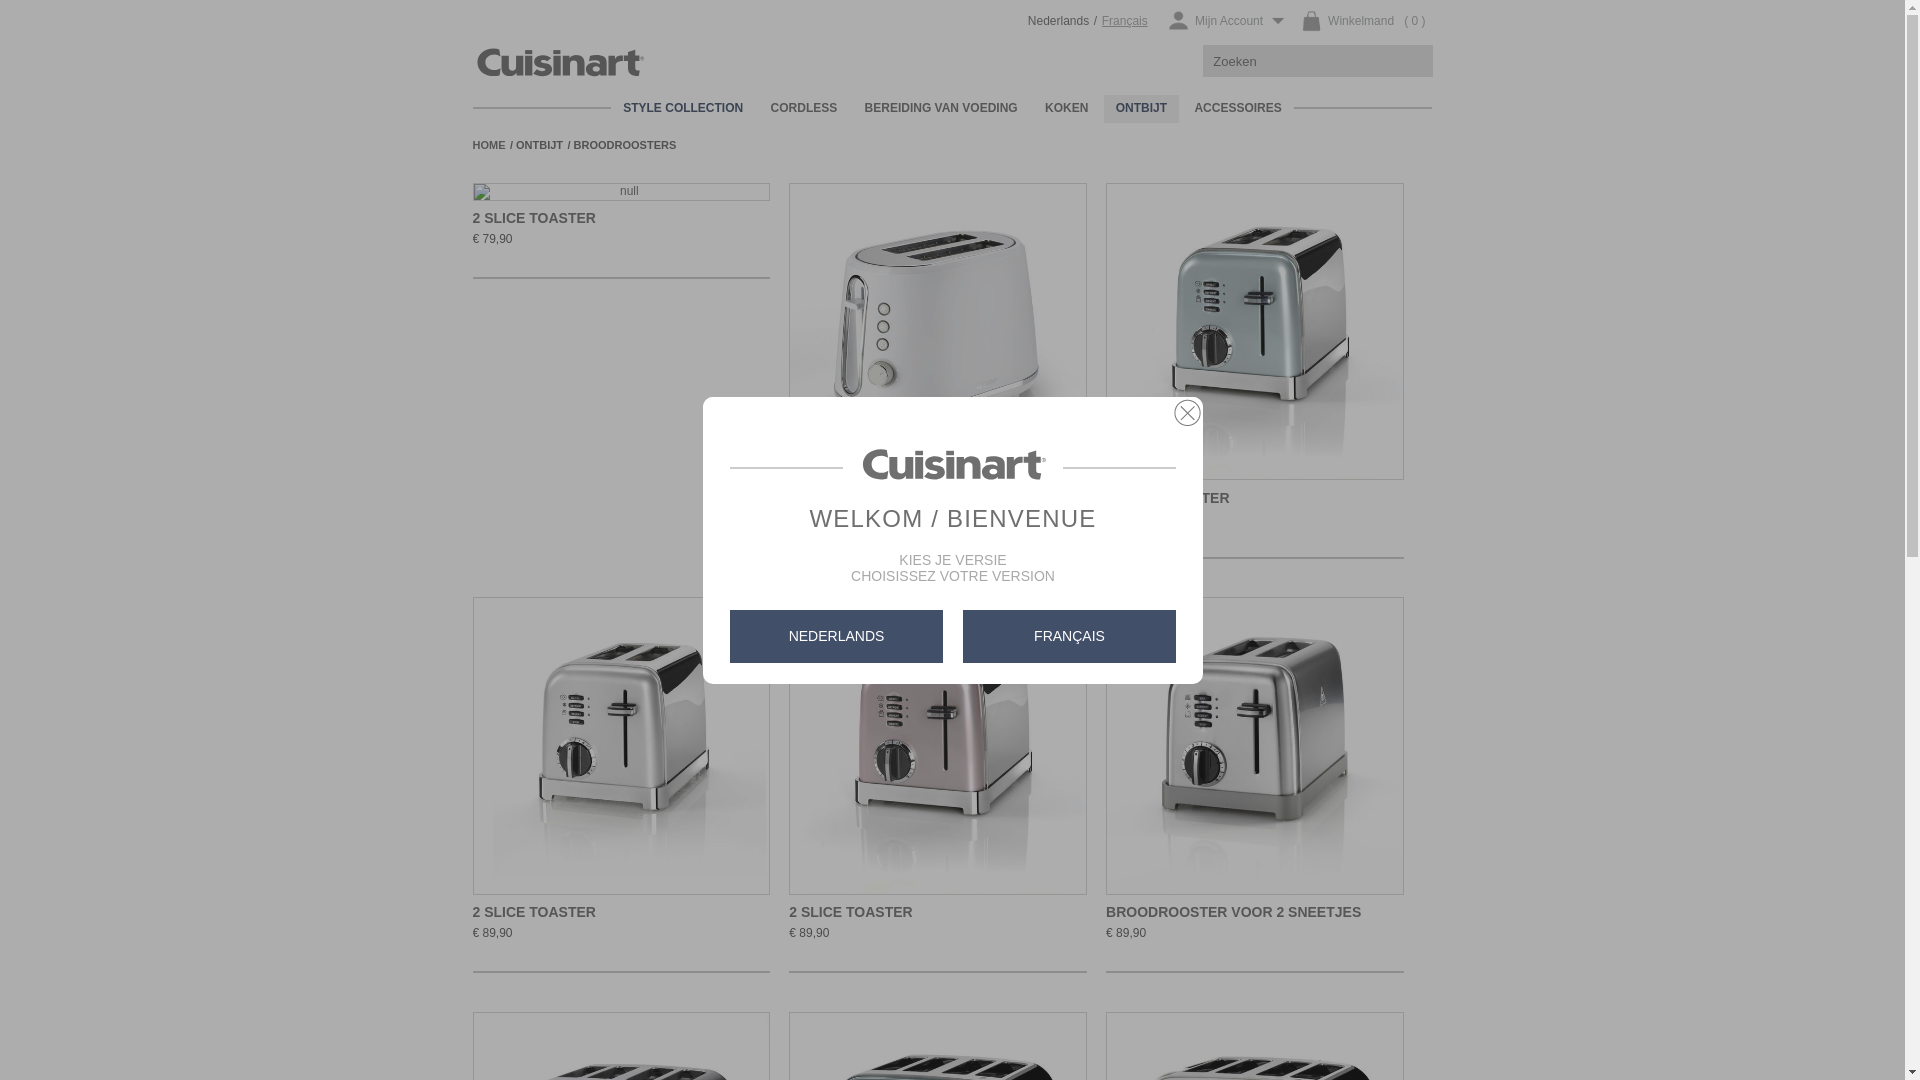 Image resolution: width=1920 pixels, height=1080 pixels. What do you see at coordinates (1027, 21) in the screenshot?
I see `'Nederlands'` at bounding box center [1027, 21].